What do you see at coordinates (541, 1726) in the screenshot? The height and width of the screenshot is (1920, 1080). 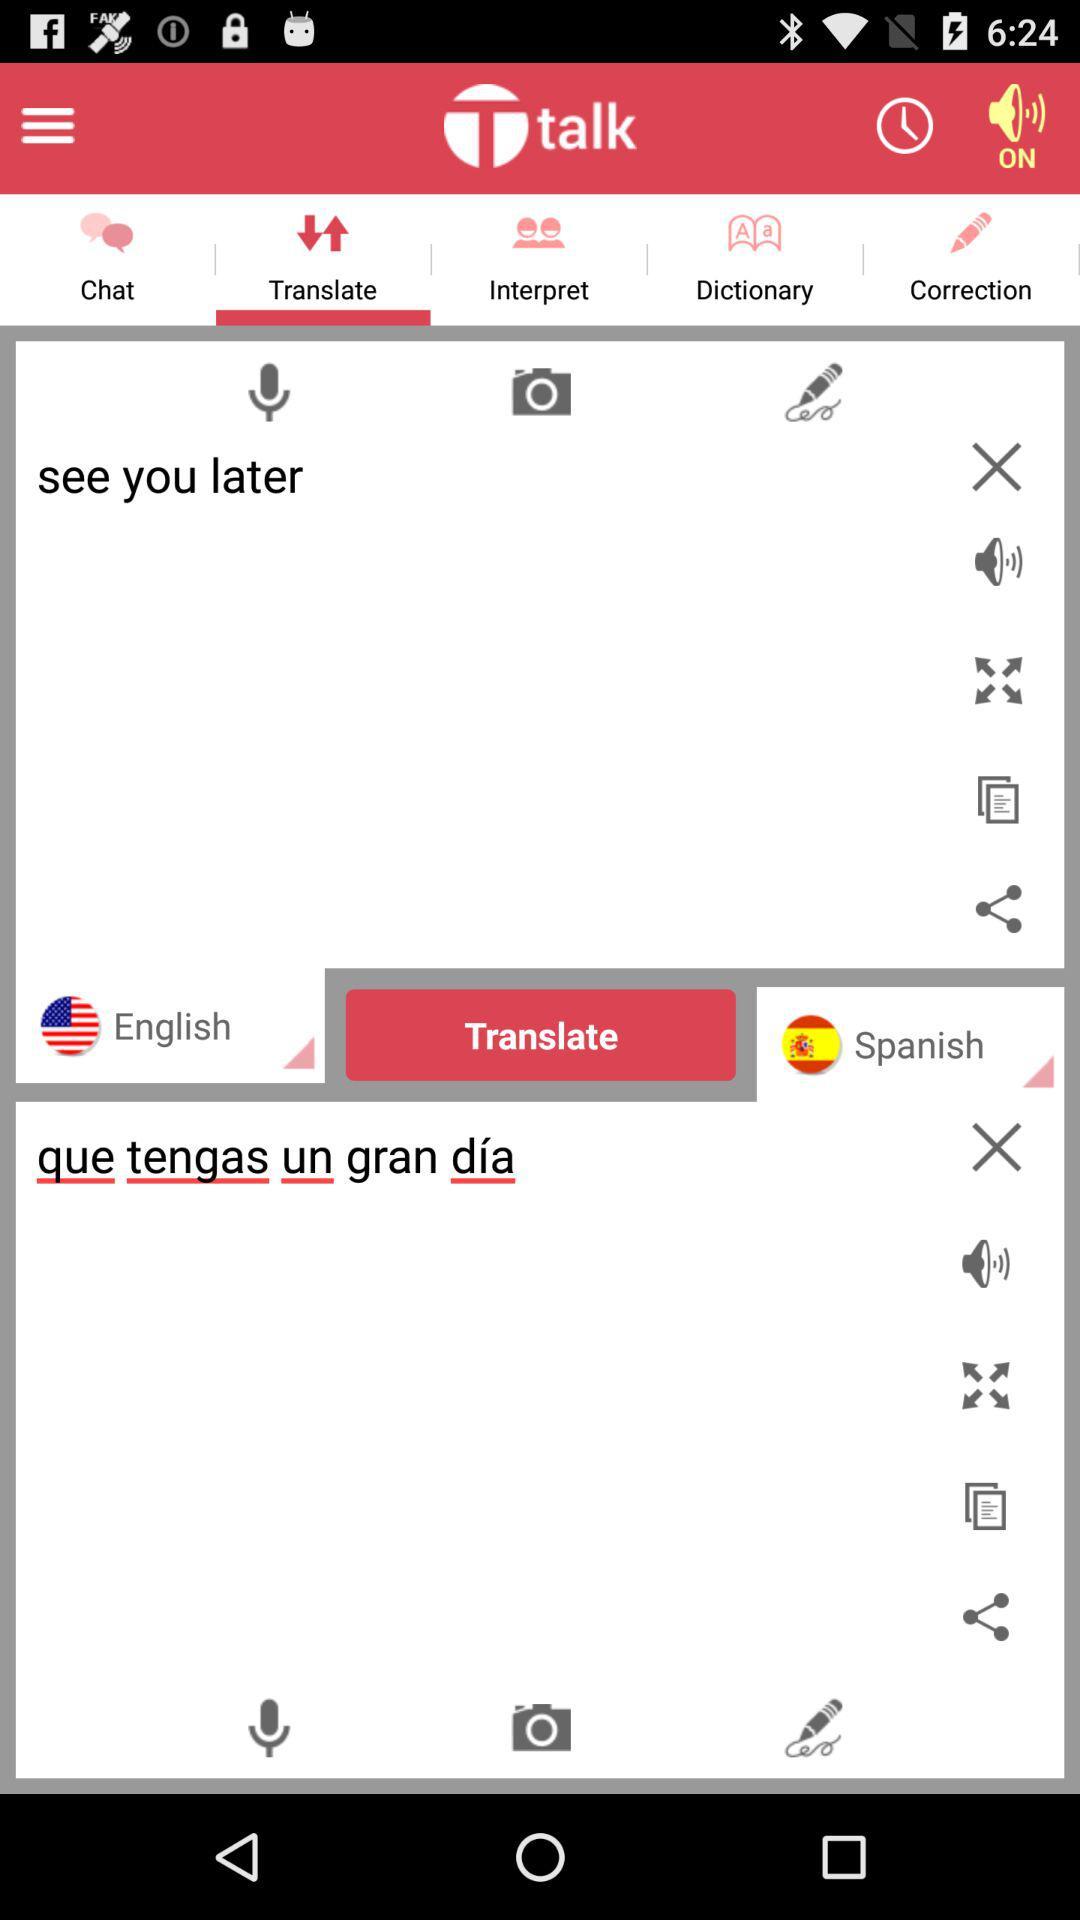 I see `take a photo` at bounding box center [541, 1726].